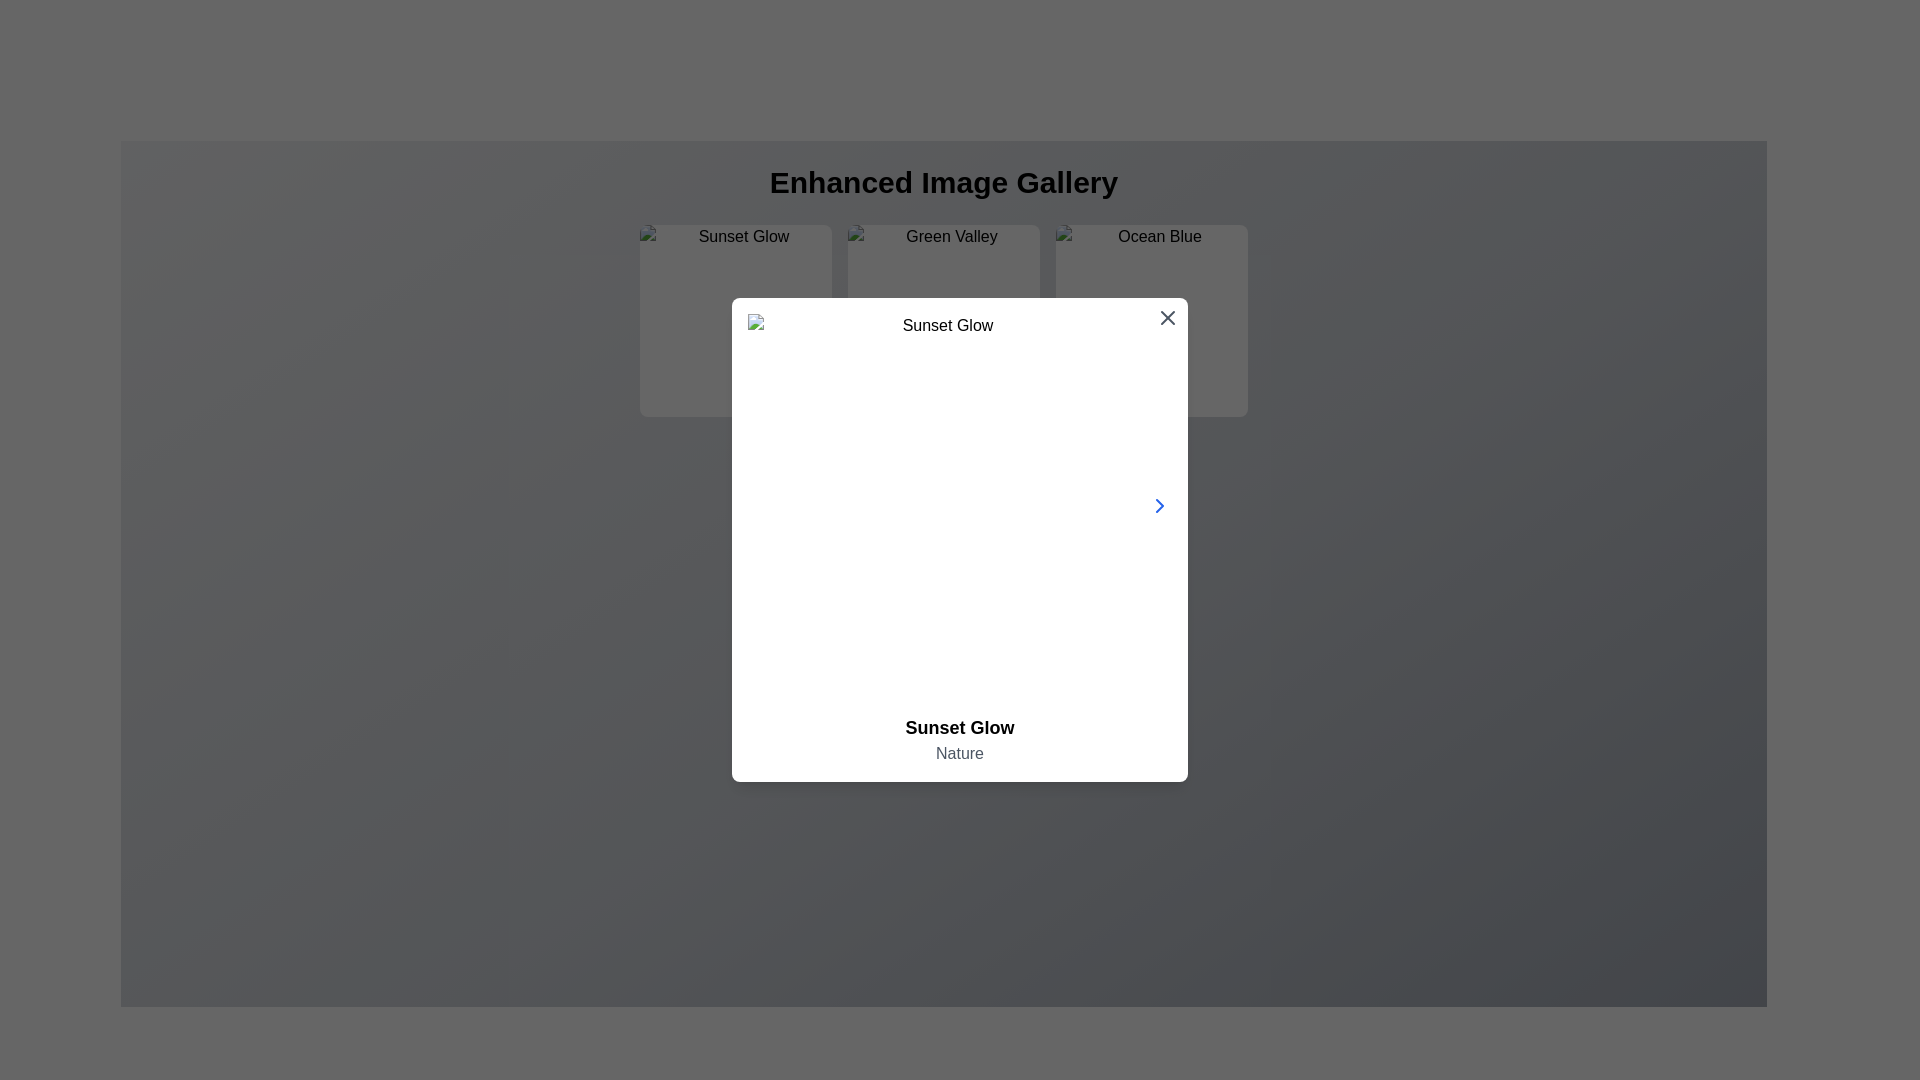  Describe the element at coordinates (960, 753) in the screenshot. I see `the text label positioned centrally in the lower part of the modal dialog, located directly beneath the 'Sunset Glow' label` at that location.